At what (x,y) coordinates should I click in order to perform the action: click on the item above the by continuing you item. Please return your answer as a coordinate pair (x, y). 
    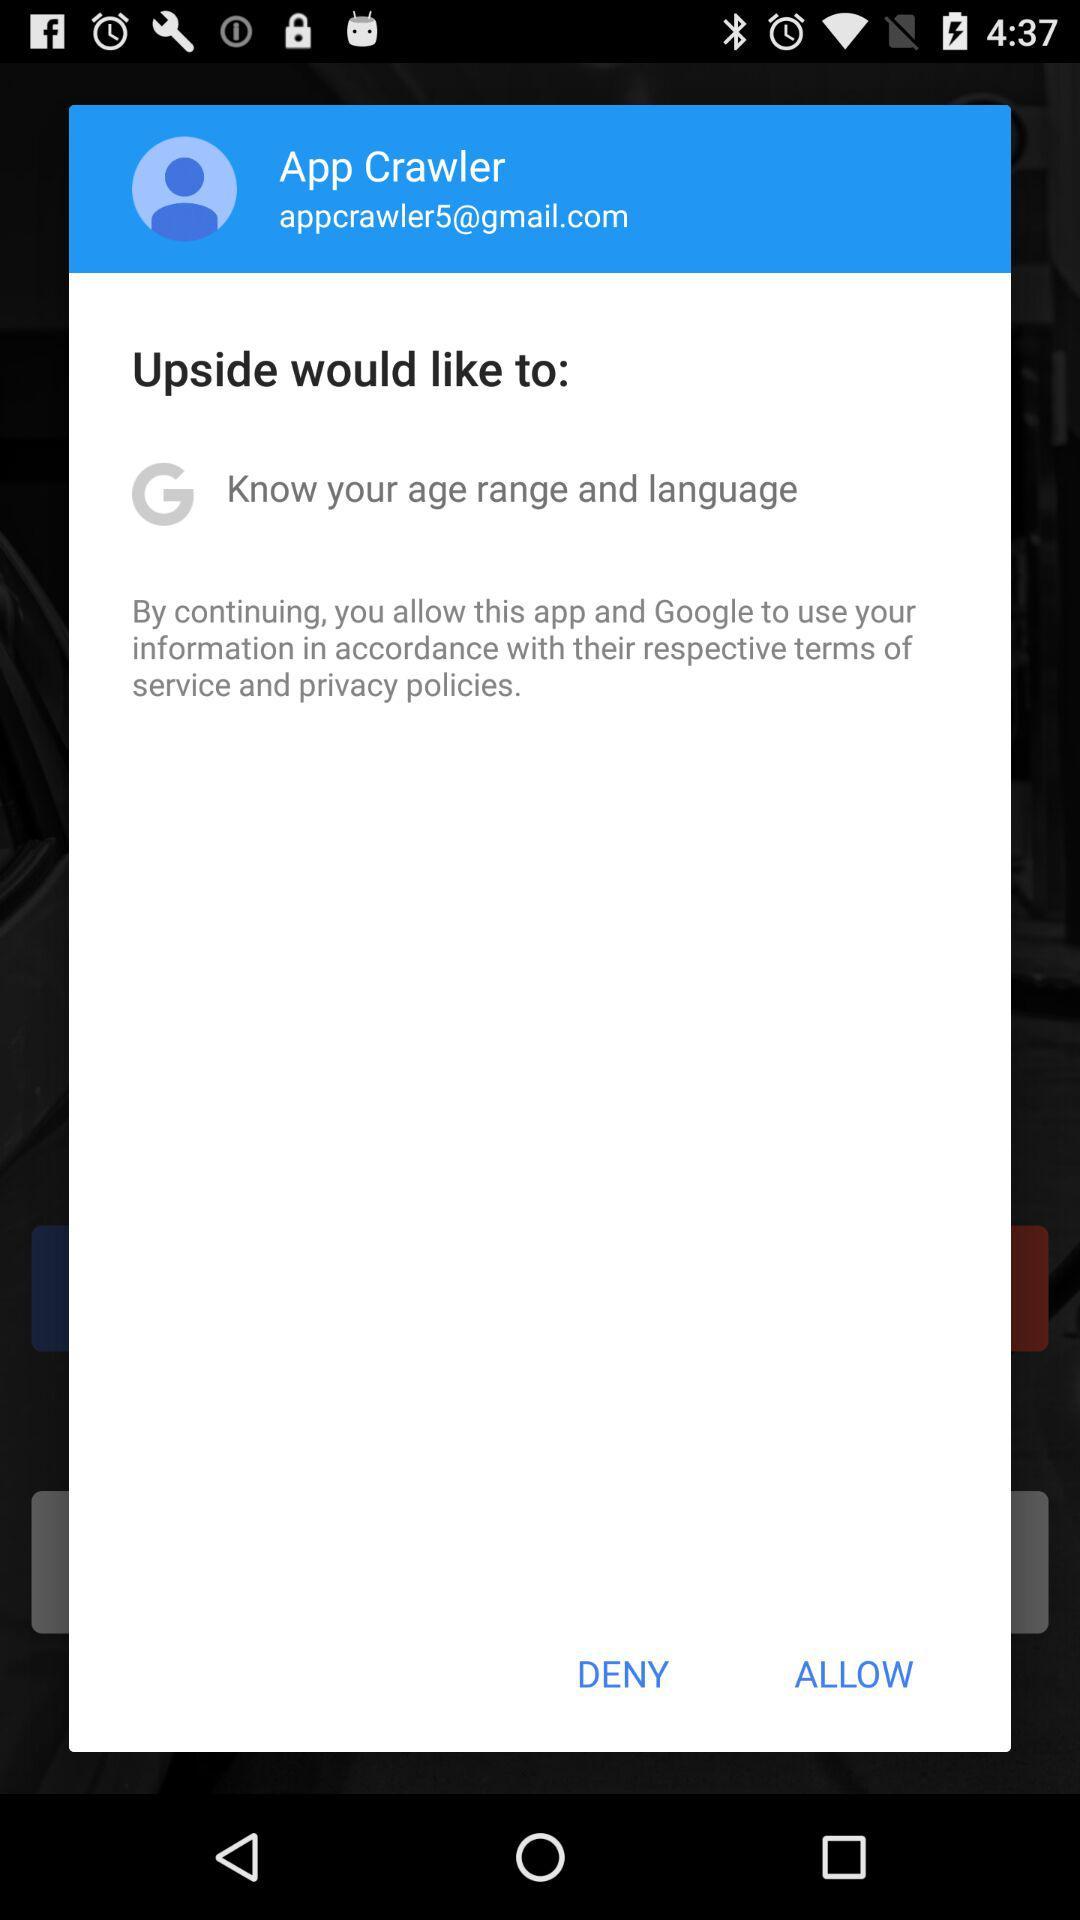
    Looking at the image, I should click on (511, 487).